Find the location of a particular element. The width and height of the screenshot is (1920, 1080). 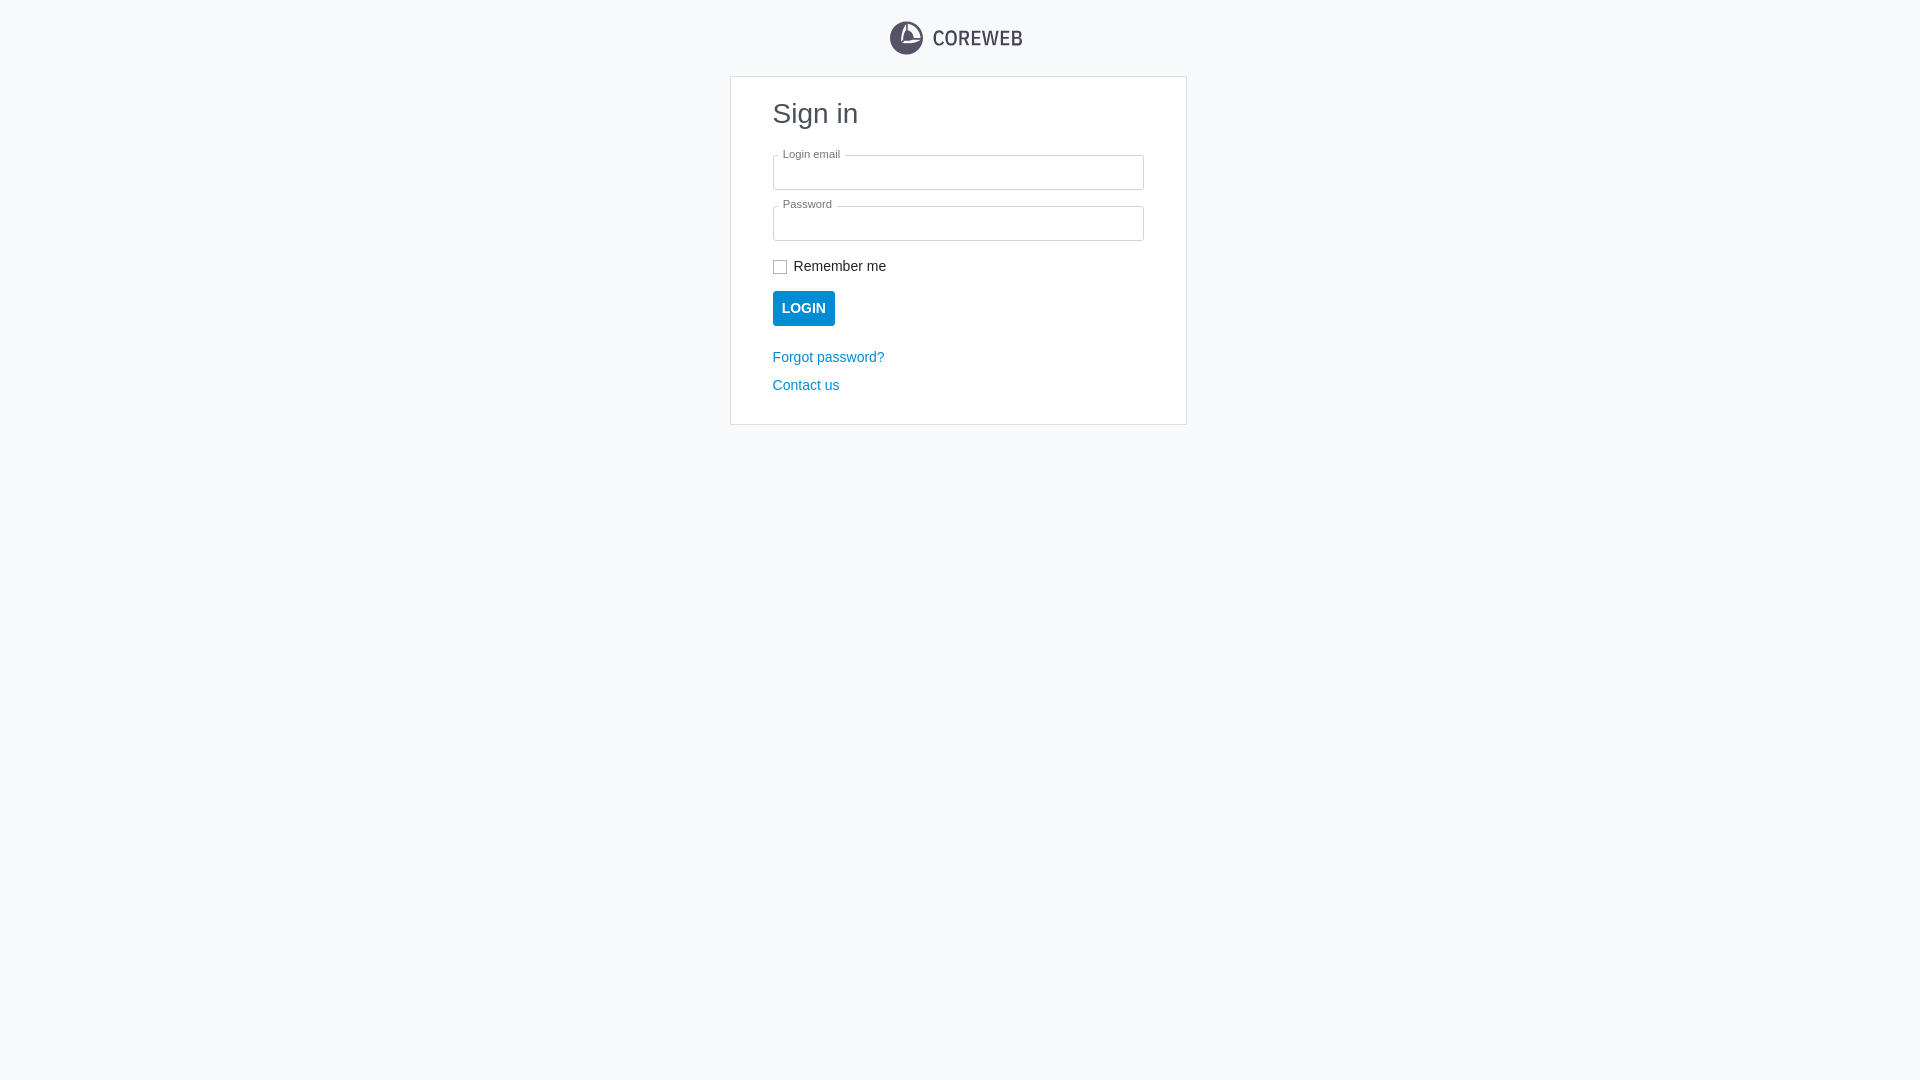

'Forgot password?' is located at coordinates (829, 356).